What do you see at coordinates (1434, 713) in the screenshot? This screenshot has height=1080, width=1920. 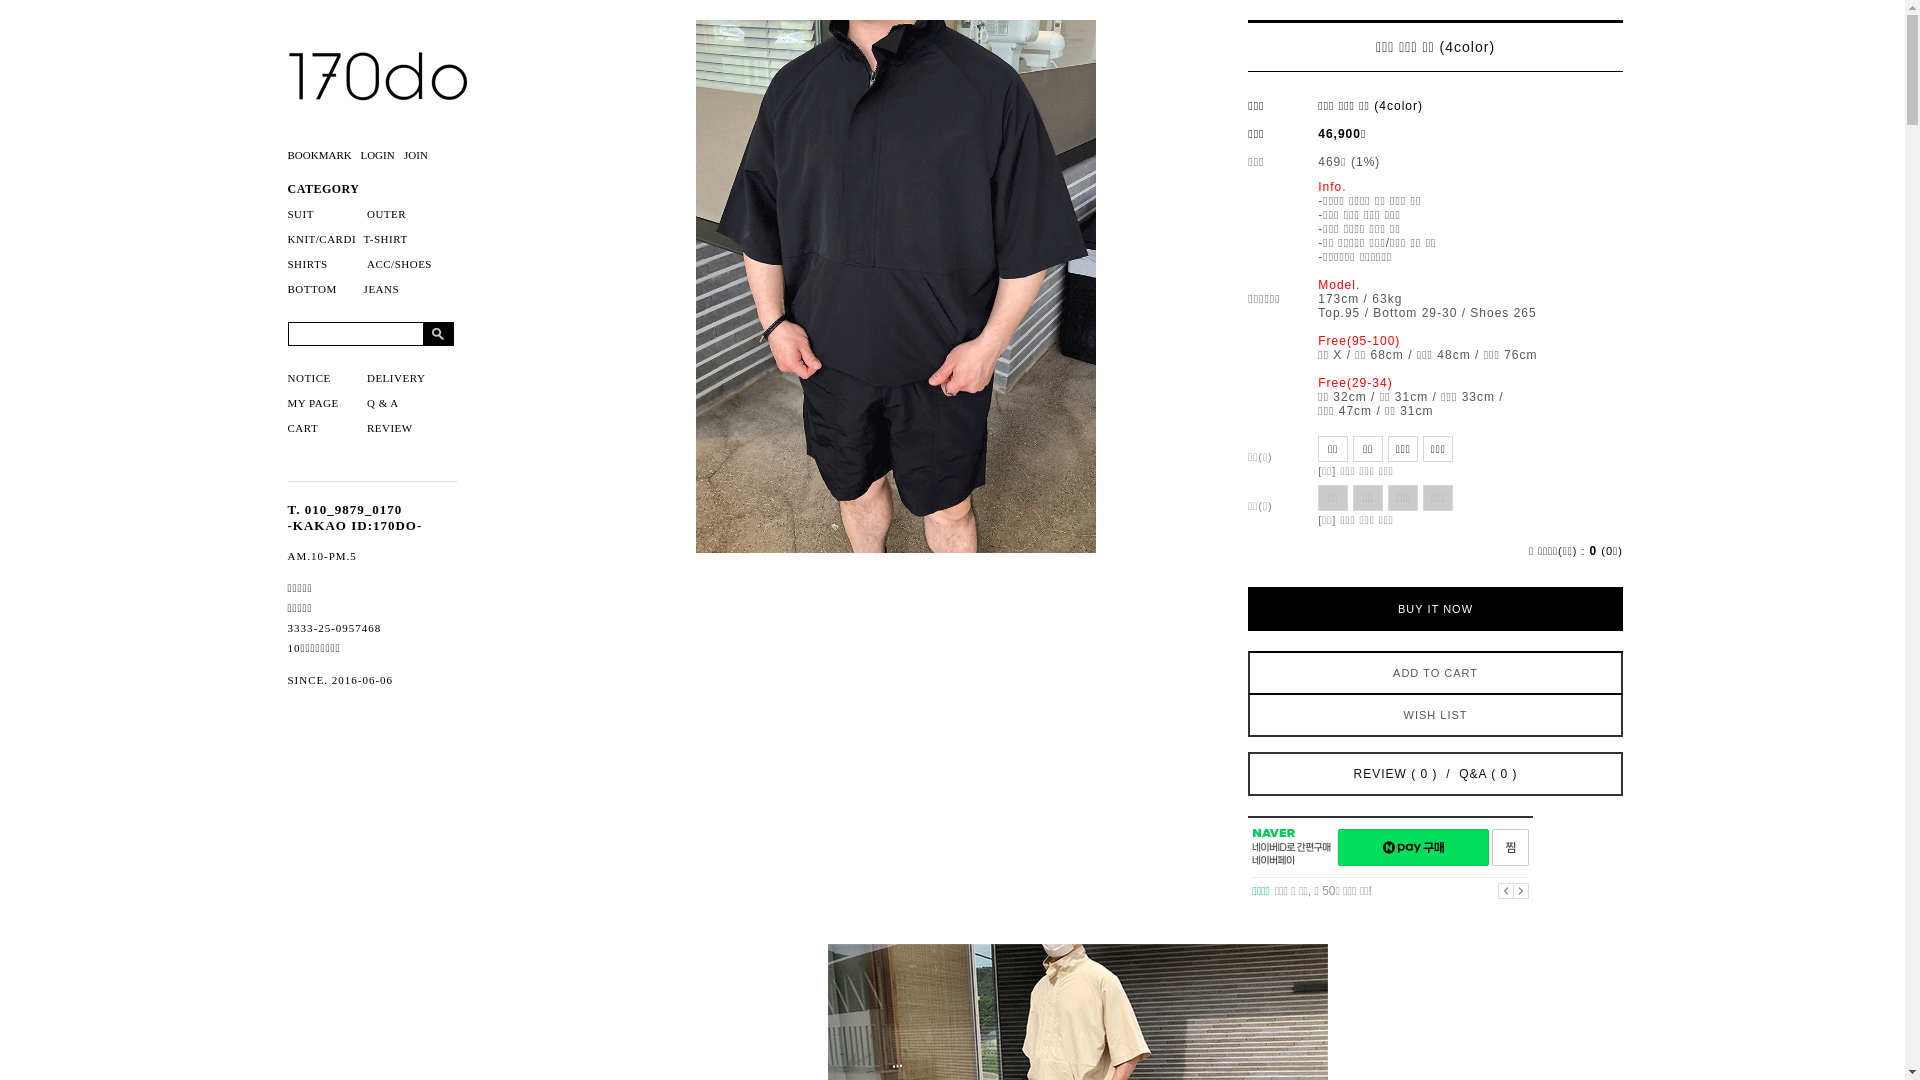 I see `'WISH LIST'` at bounding box center [1434, 713].